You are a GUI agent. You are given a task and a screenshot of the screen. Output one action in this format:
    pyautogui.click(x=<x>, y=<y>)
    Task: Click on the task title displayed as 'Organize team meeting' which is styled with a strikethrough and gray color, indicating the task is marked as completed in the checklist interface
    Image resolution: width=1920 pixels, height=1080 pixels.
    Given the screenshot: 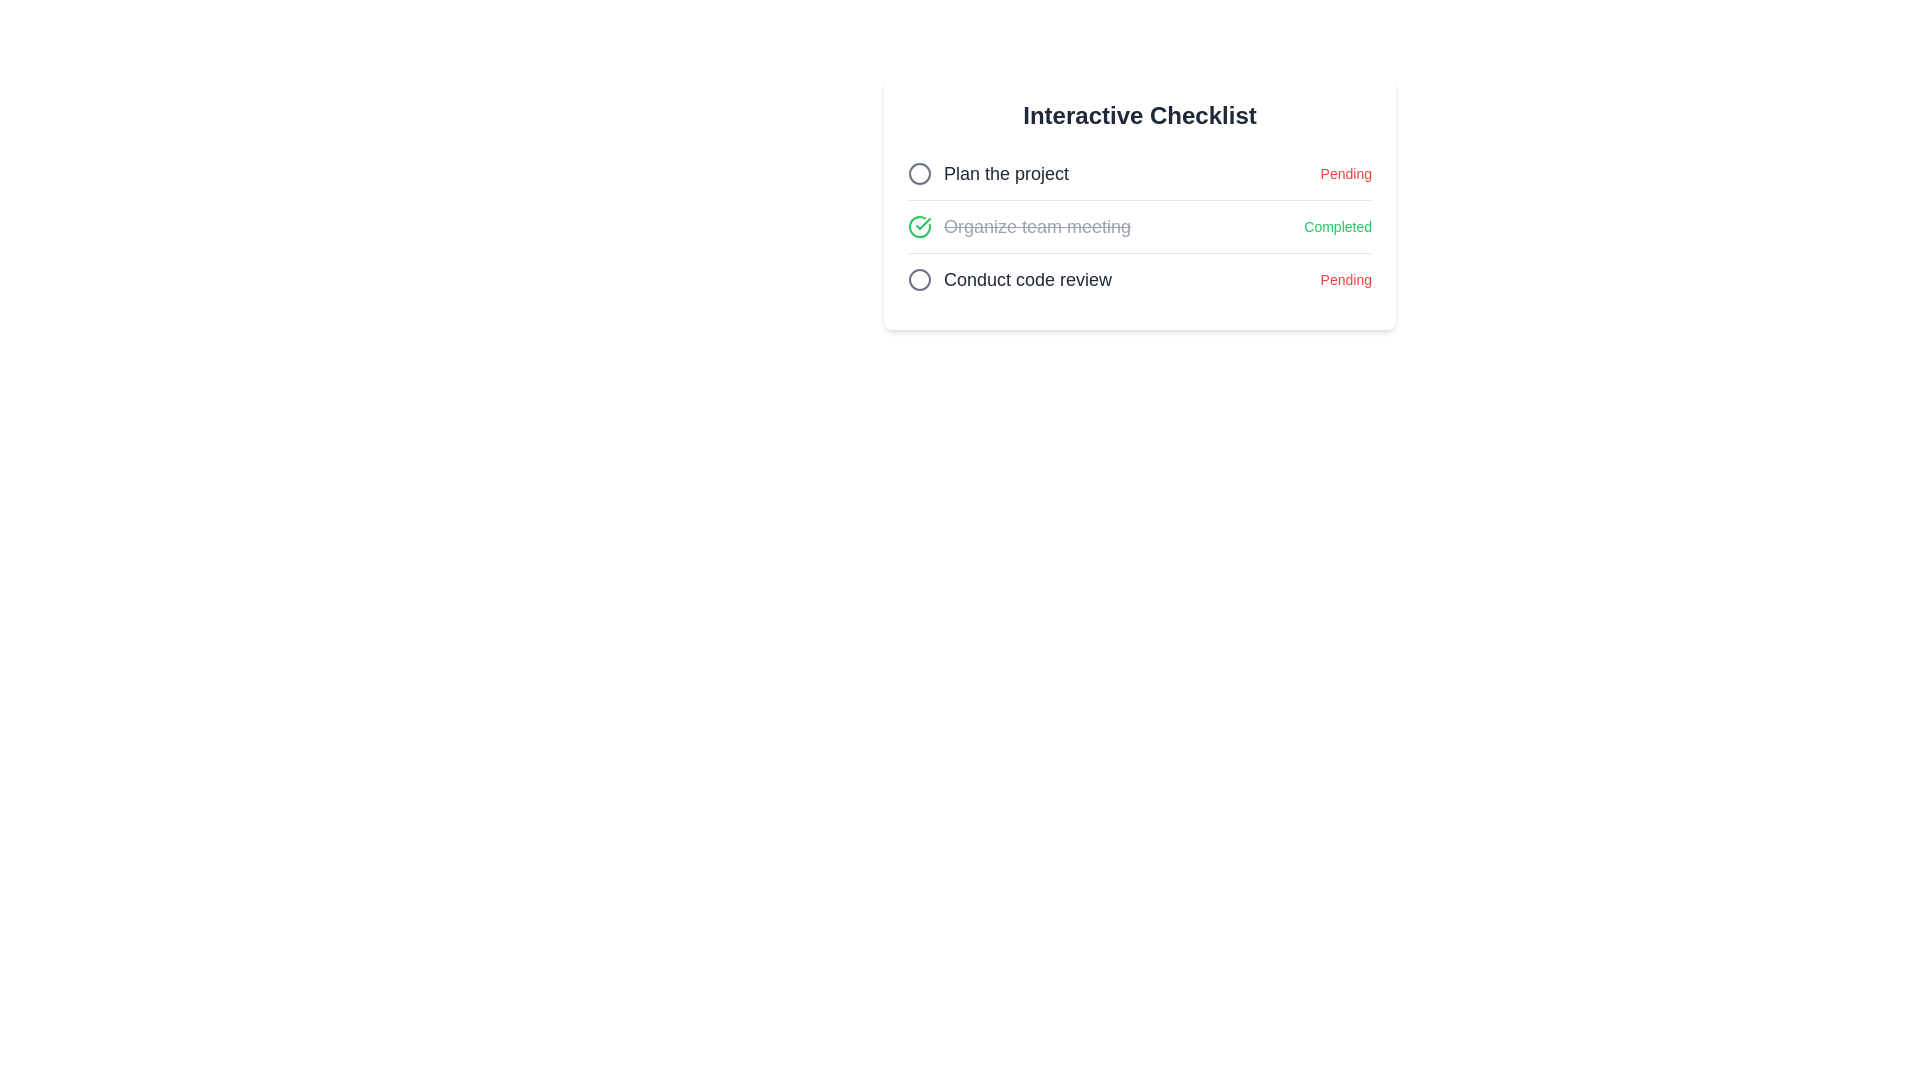 What is the action you would take?
    pyautogui.click(x=1037, y=226)
    